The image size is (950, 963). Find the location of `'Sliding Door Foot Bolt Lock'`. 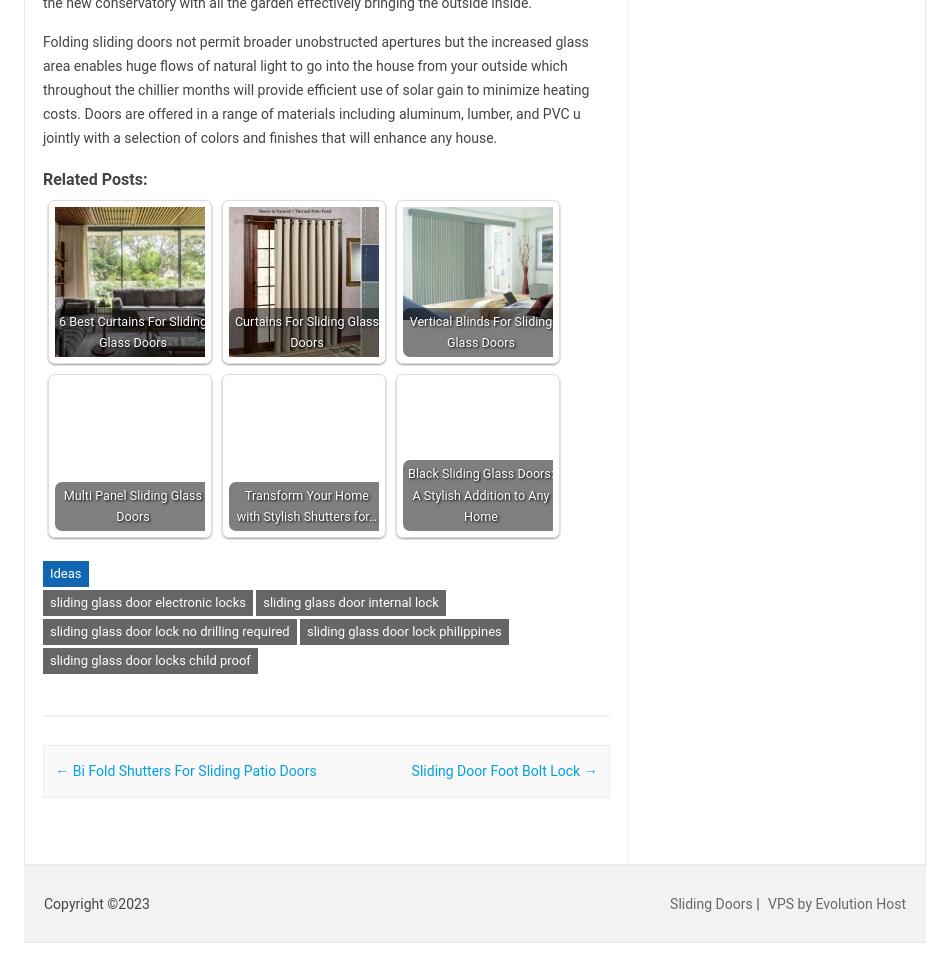

'Sliding Door Foot Bolt Lock' is located at coordinates (497, 770).